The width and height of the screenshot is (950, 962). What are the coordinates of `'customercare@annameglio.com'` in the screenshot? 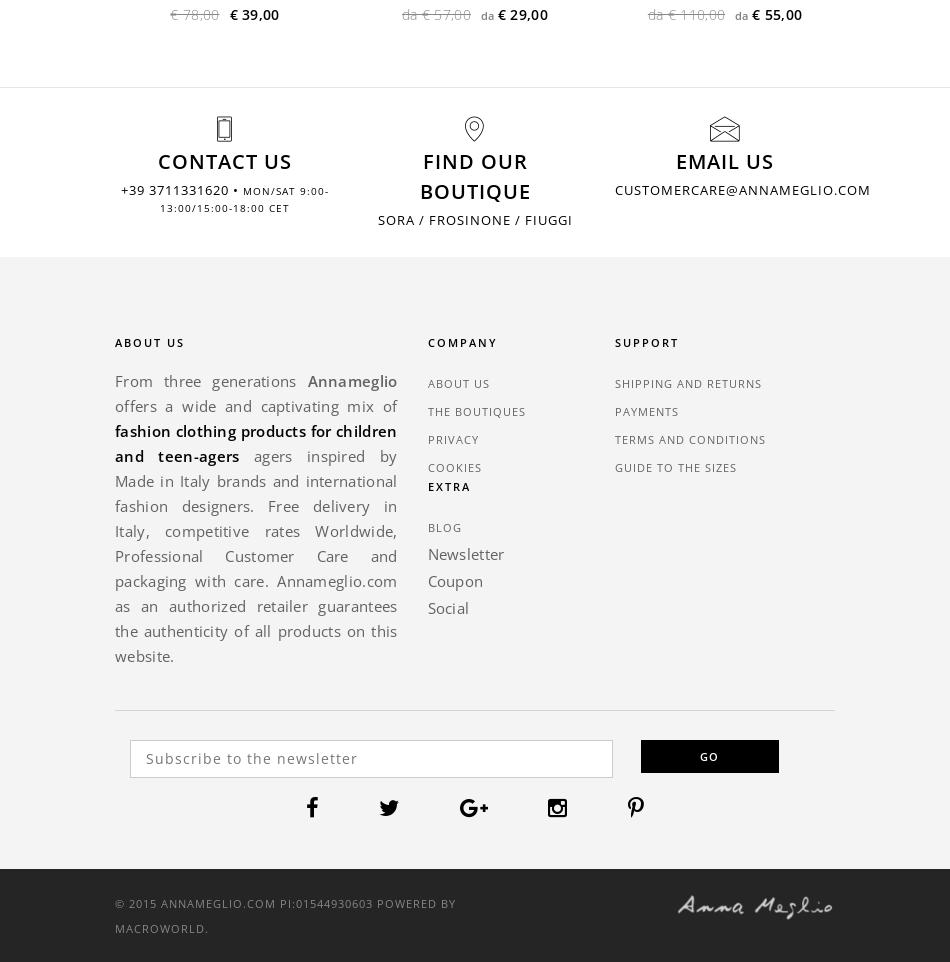 It's located at (741, 189).